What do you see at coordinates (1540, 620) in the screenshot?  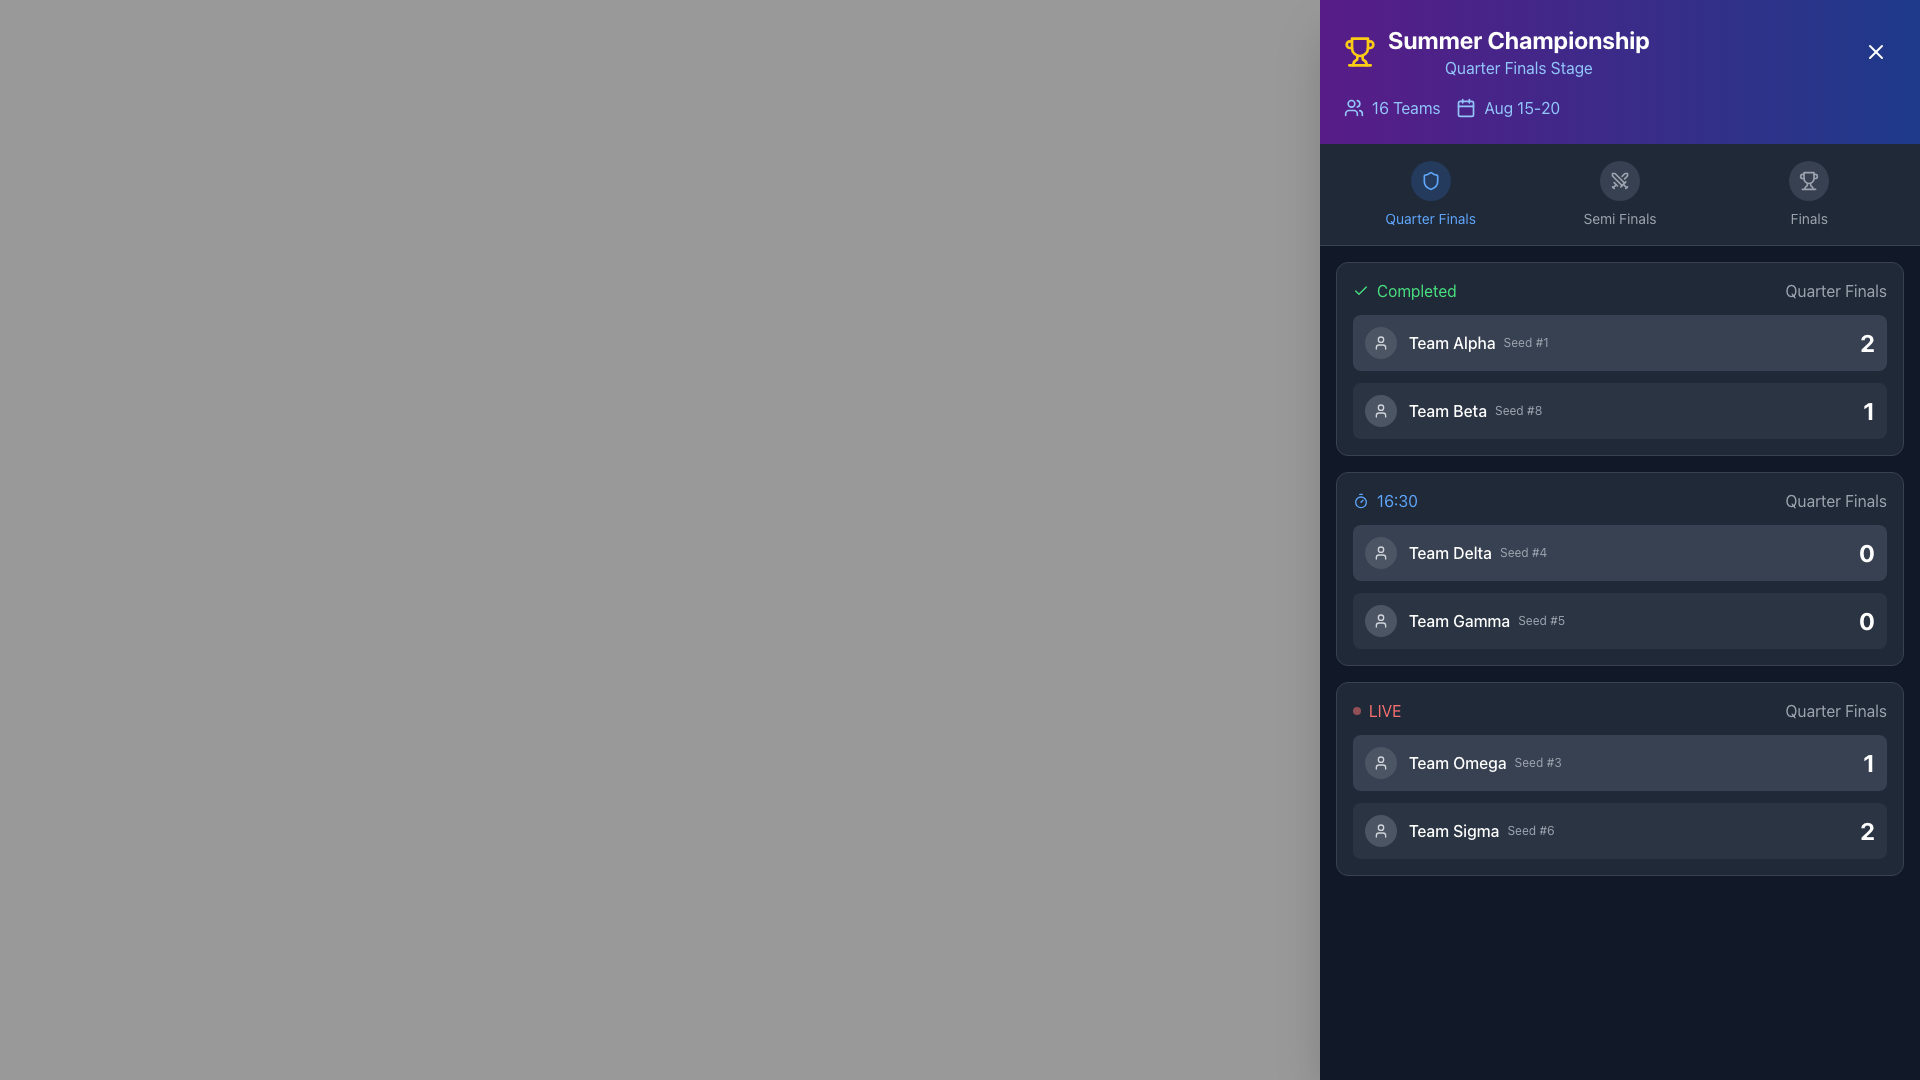 I see `contextual information provided by the text label indicating the seed ranking of 'Team Gamma' in the 'Quarter Finals' section` at bounding box center [1540, 620].